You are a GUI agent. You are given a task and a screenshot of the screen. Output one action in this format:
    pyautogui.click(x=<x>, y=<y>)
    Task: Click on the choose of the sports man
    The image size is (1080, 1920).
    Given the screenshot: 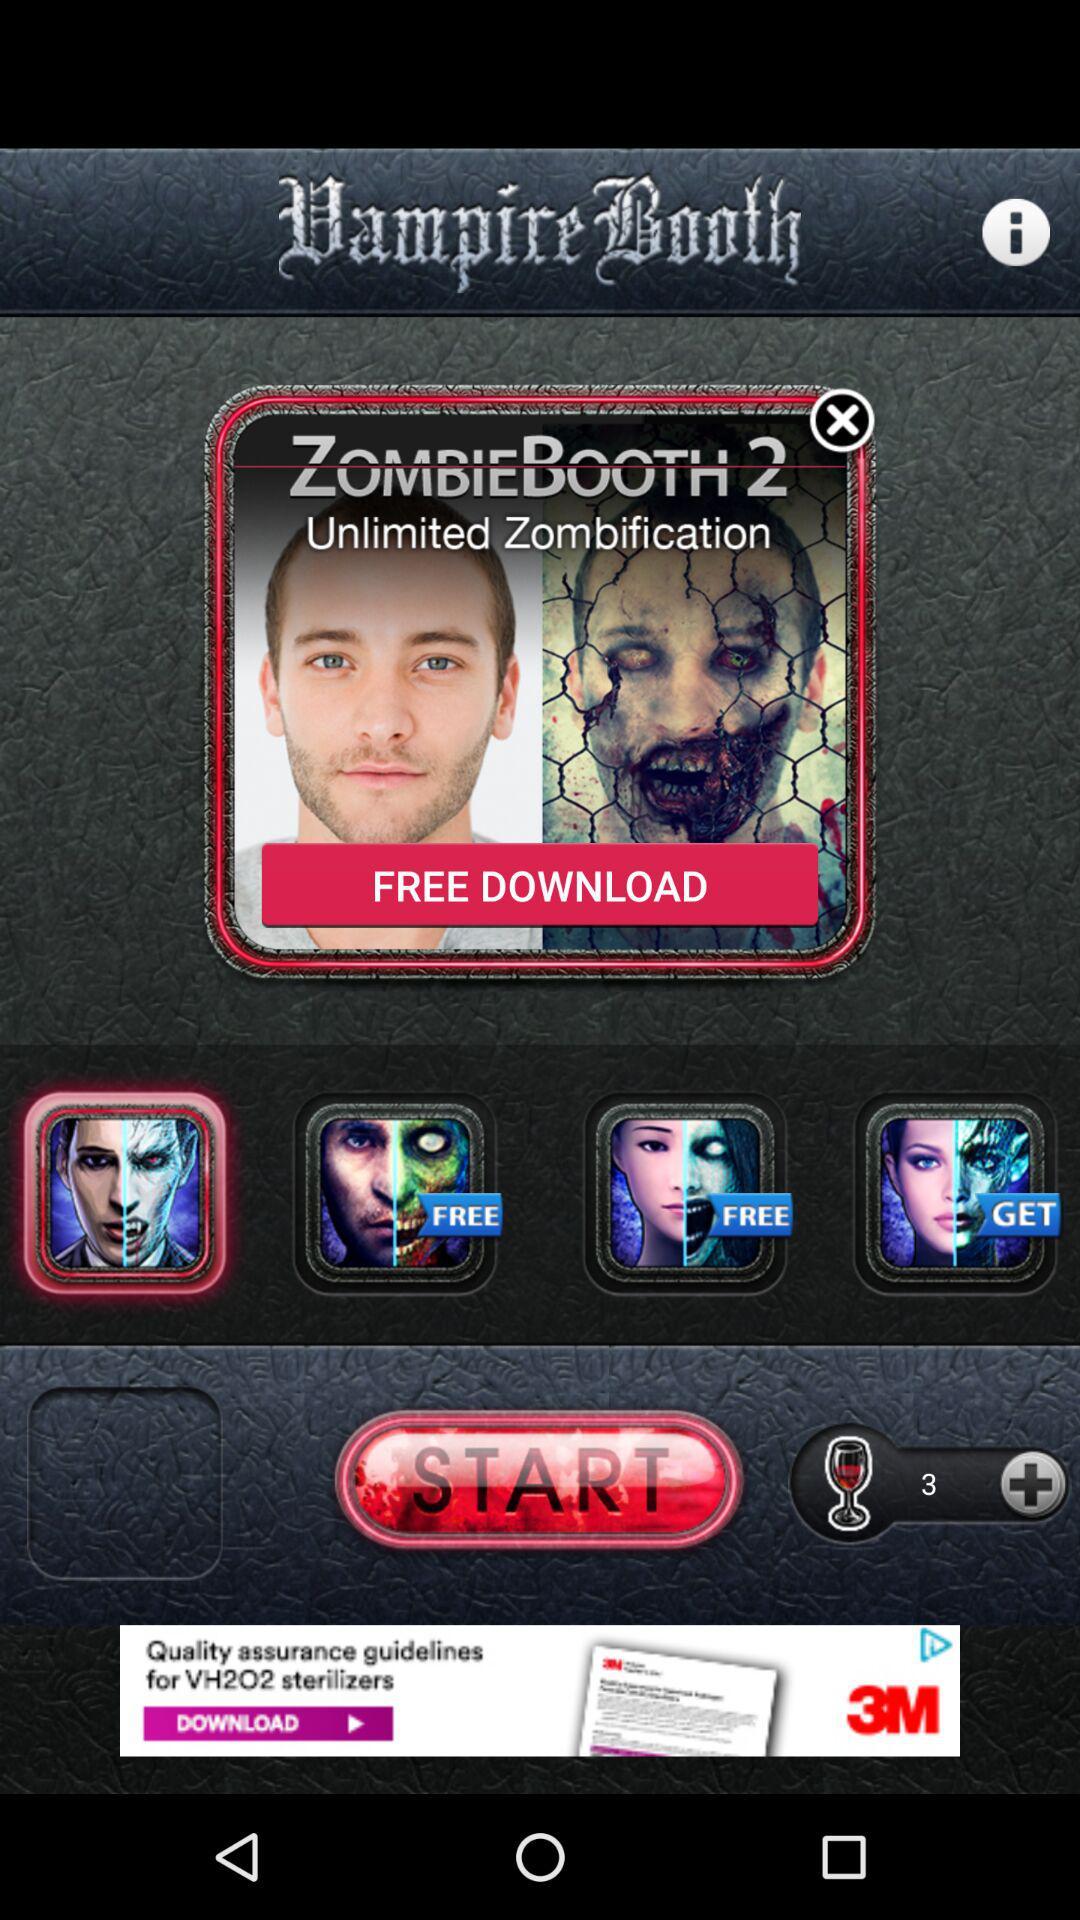 What is the action you would take?
    pyautogui.click(x=684, y=1192)
    